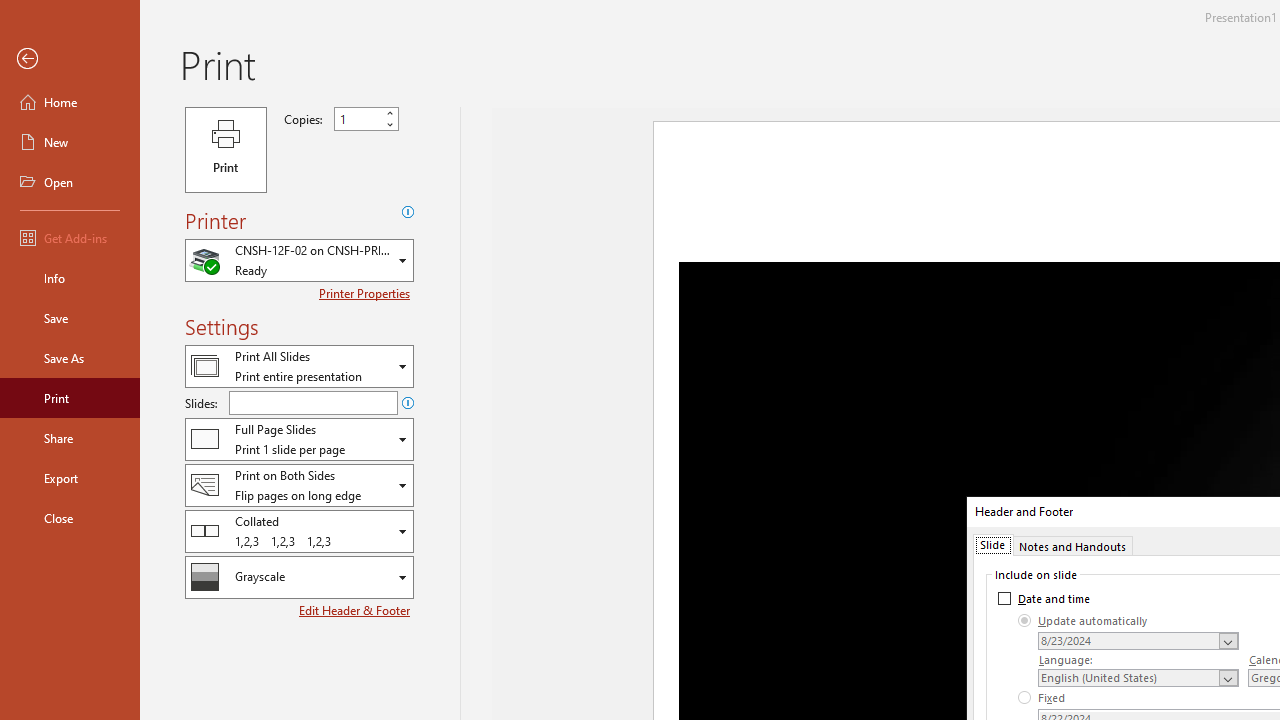  What do you see at coordinates (69, 398) in the screenshot?
I see `'Print'` at bounding box center [69, 398].